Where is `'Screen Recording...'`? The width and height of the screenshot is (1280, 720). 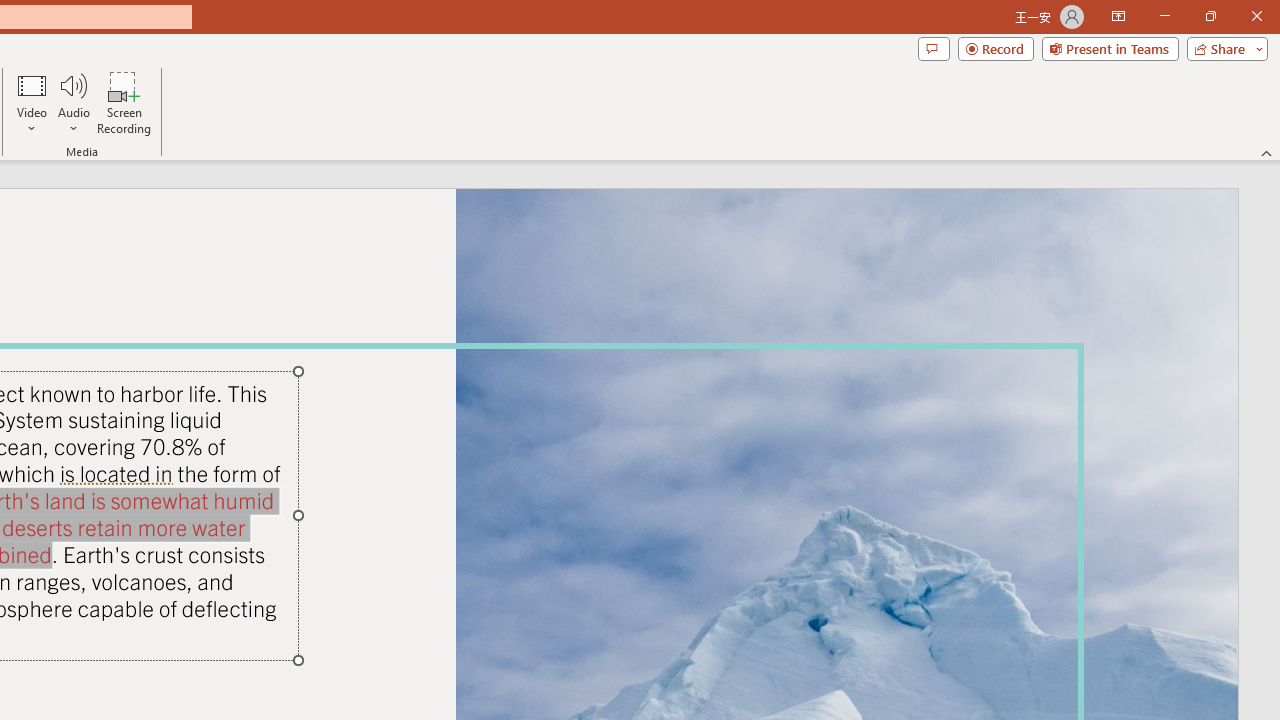
'Screen Recording...' is located at coordinates (123, 103).